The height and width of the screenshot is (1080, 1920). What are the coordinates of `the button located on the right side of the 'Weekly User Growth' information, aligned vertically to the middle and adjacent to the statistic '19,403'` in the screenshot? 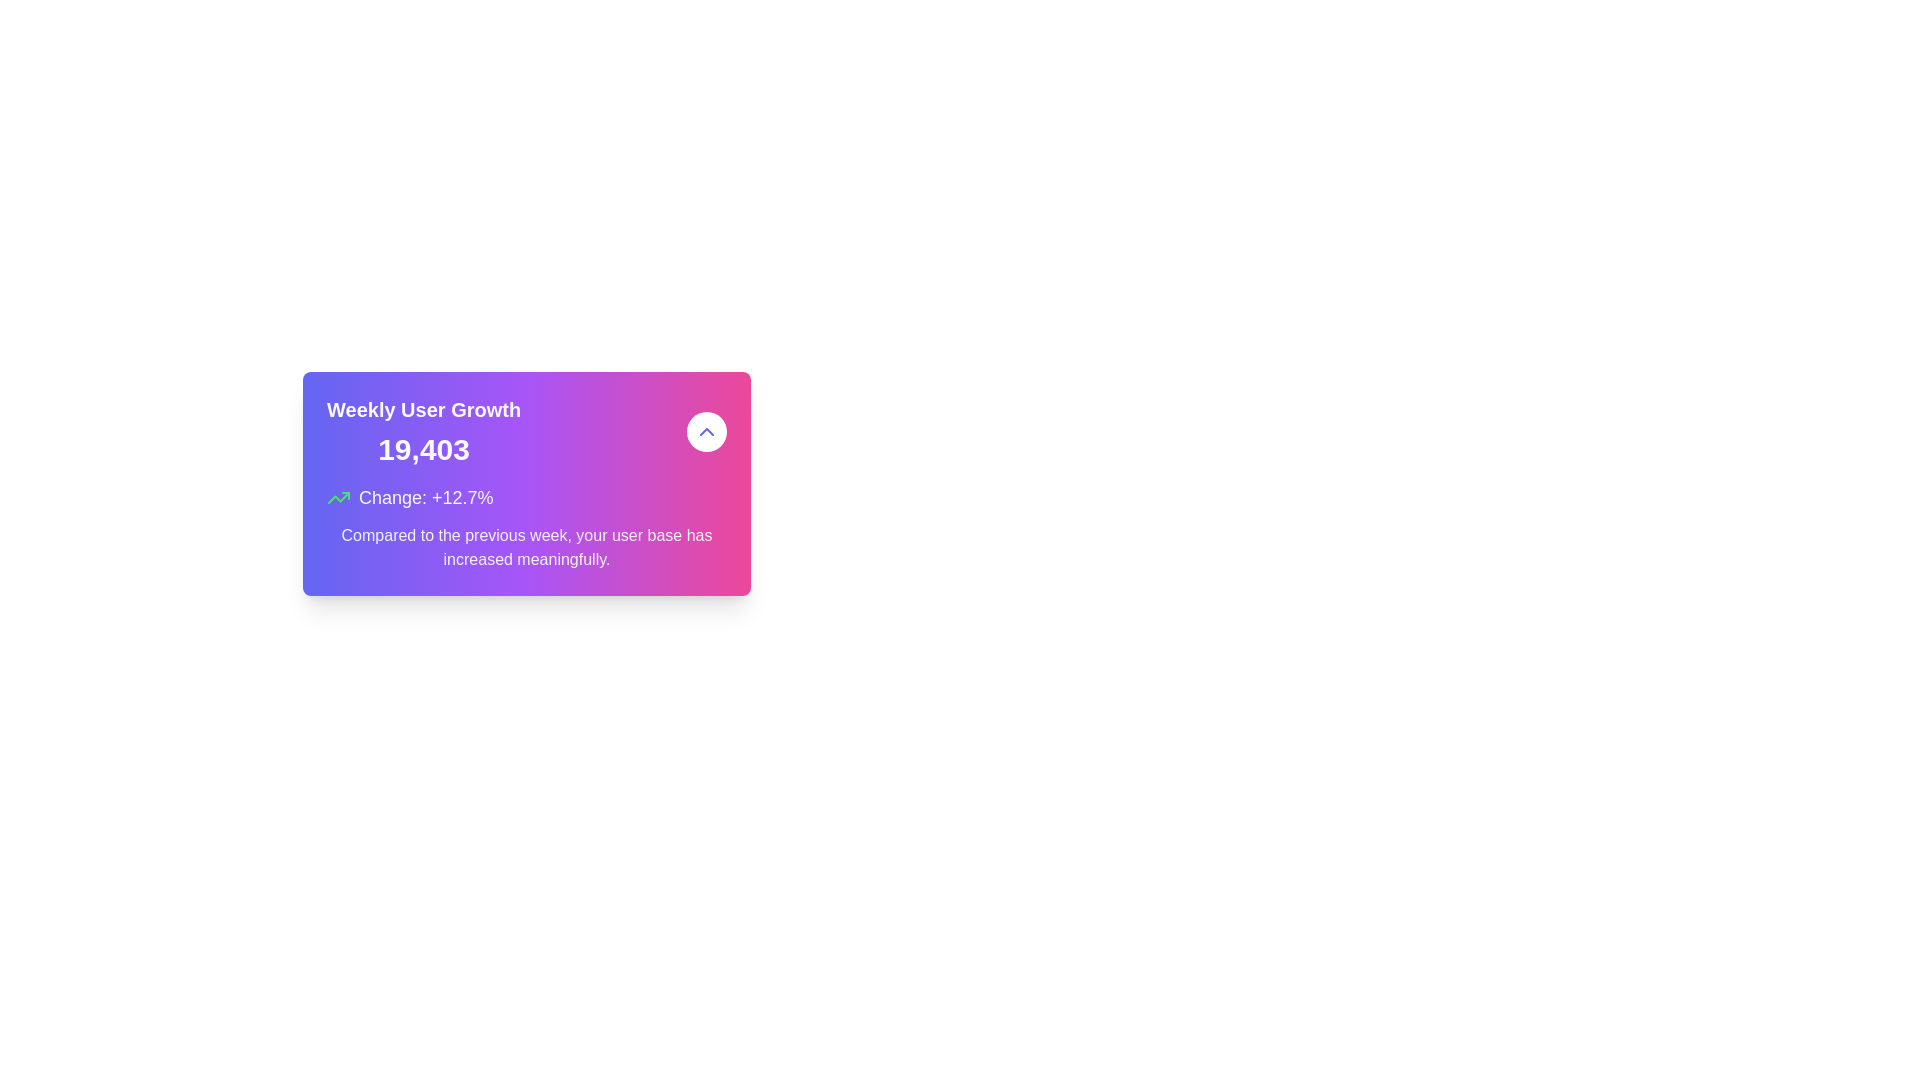 It's located at (706, 431).